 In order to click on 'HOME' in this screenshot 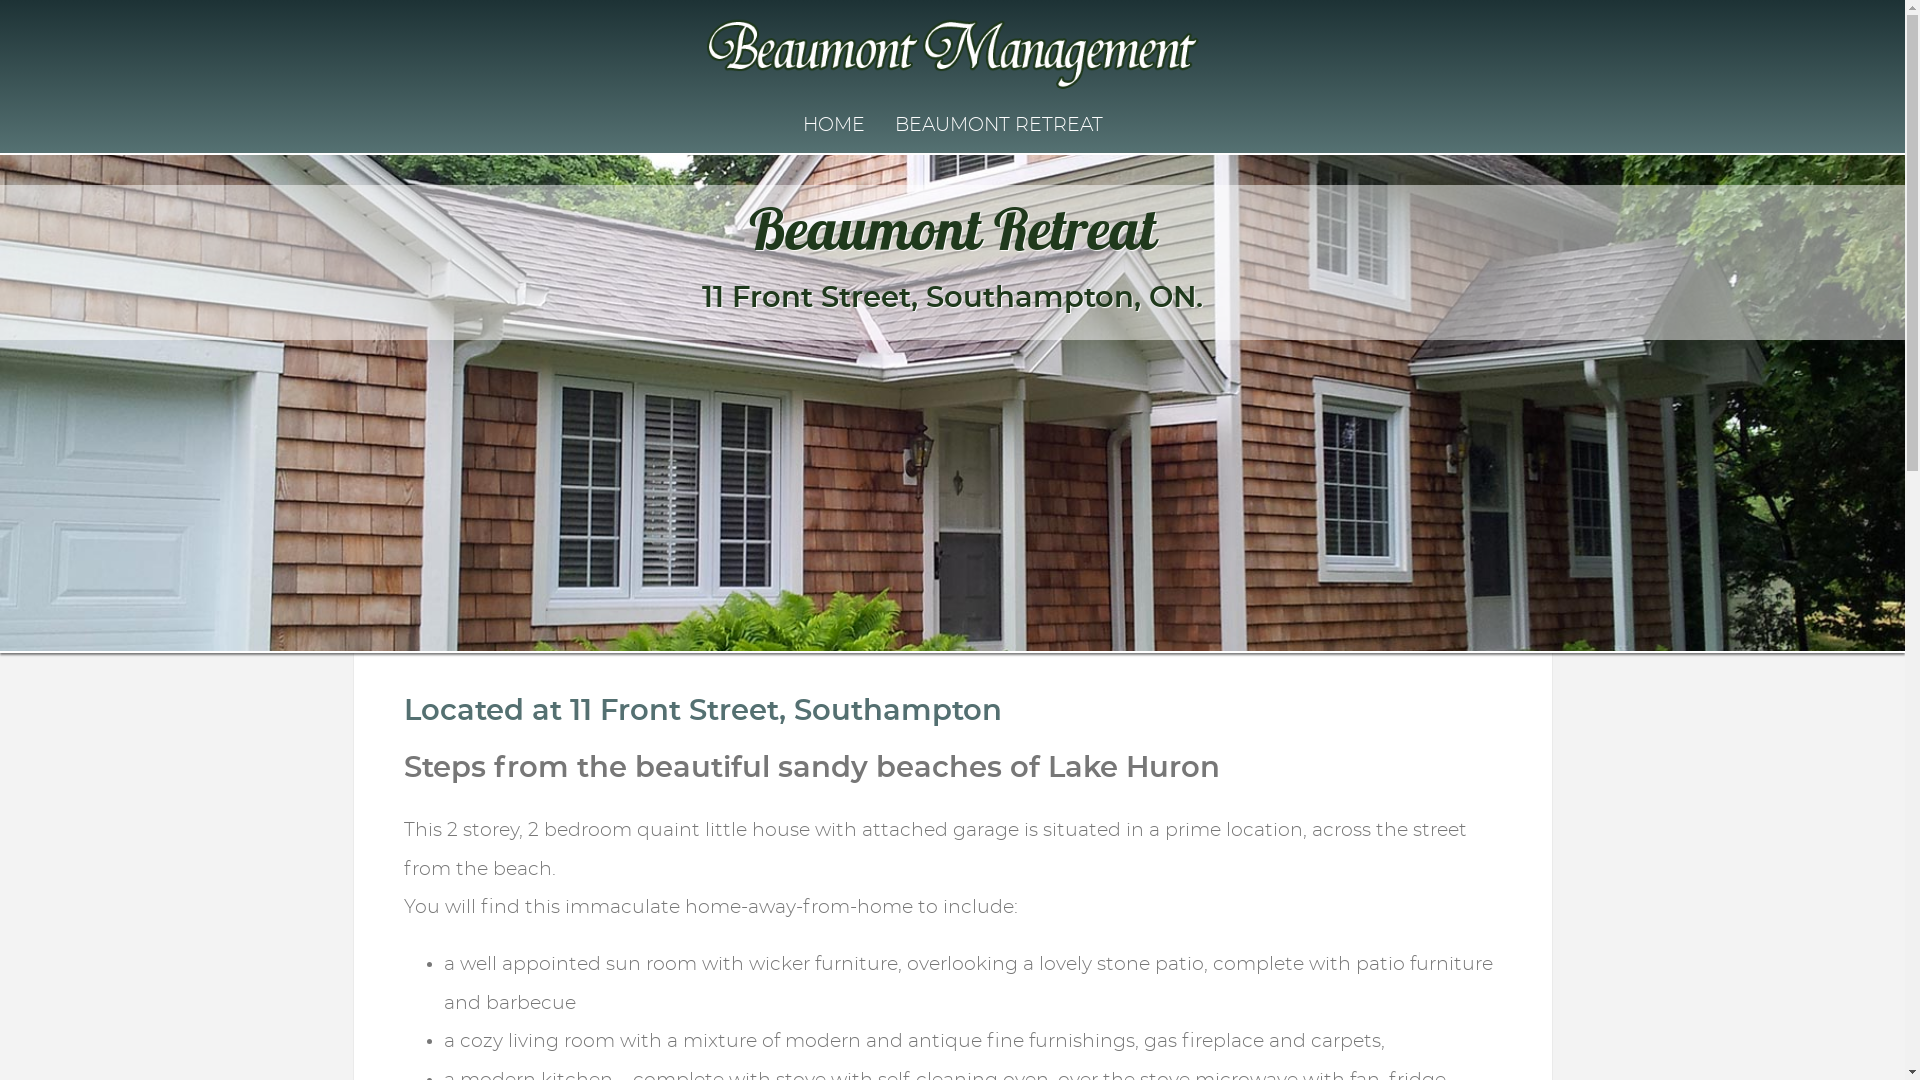, I will do `click(833, 125)`.